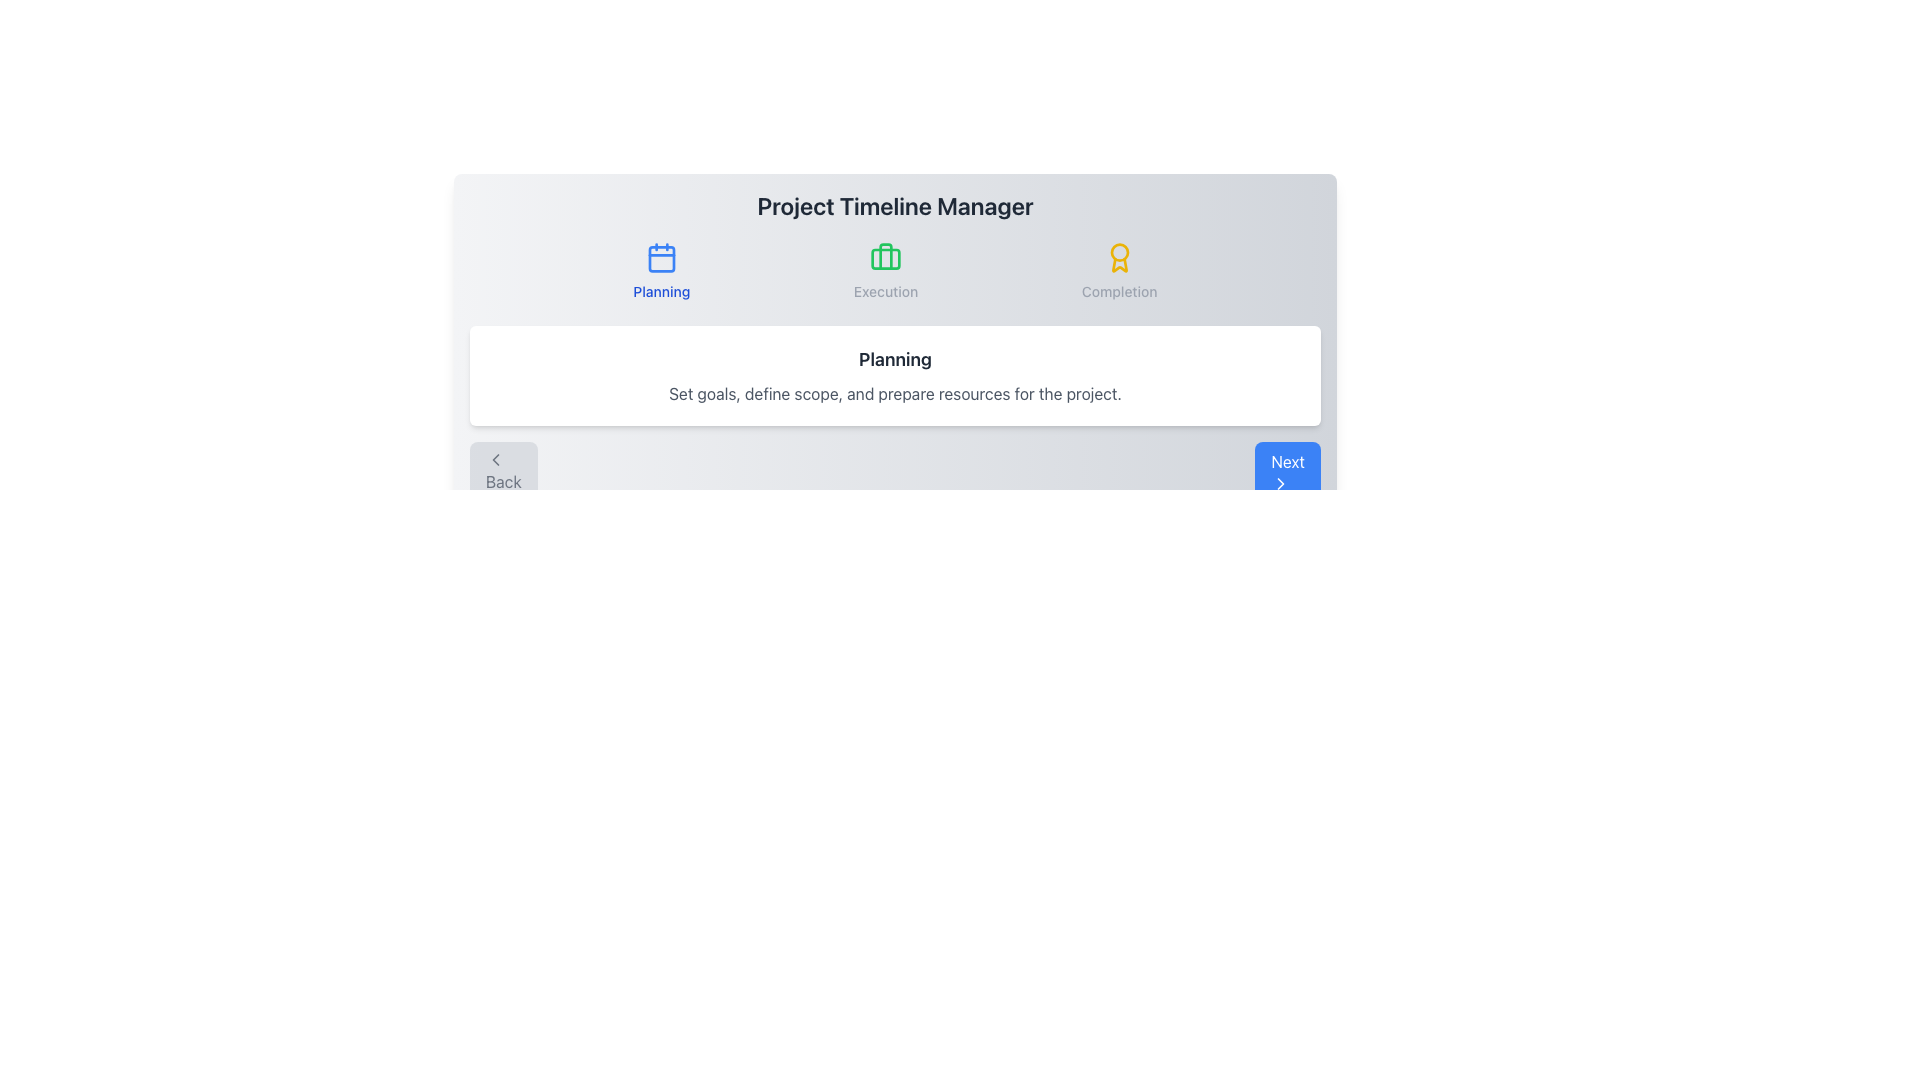 The image size is (1920, 1080). What do you see at coordinates (885, 257) in the screenshot?
I see `the 'Execution' icon located centrally in the 'Execution' section of the UI, which is positioned beneath the 'Execution' label` at bounding box center [885, 257].